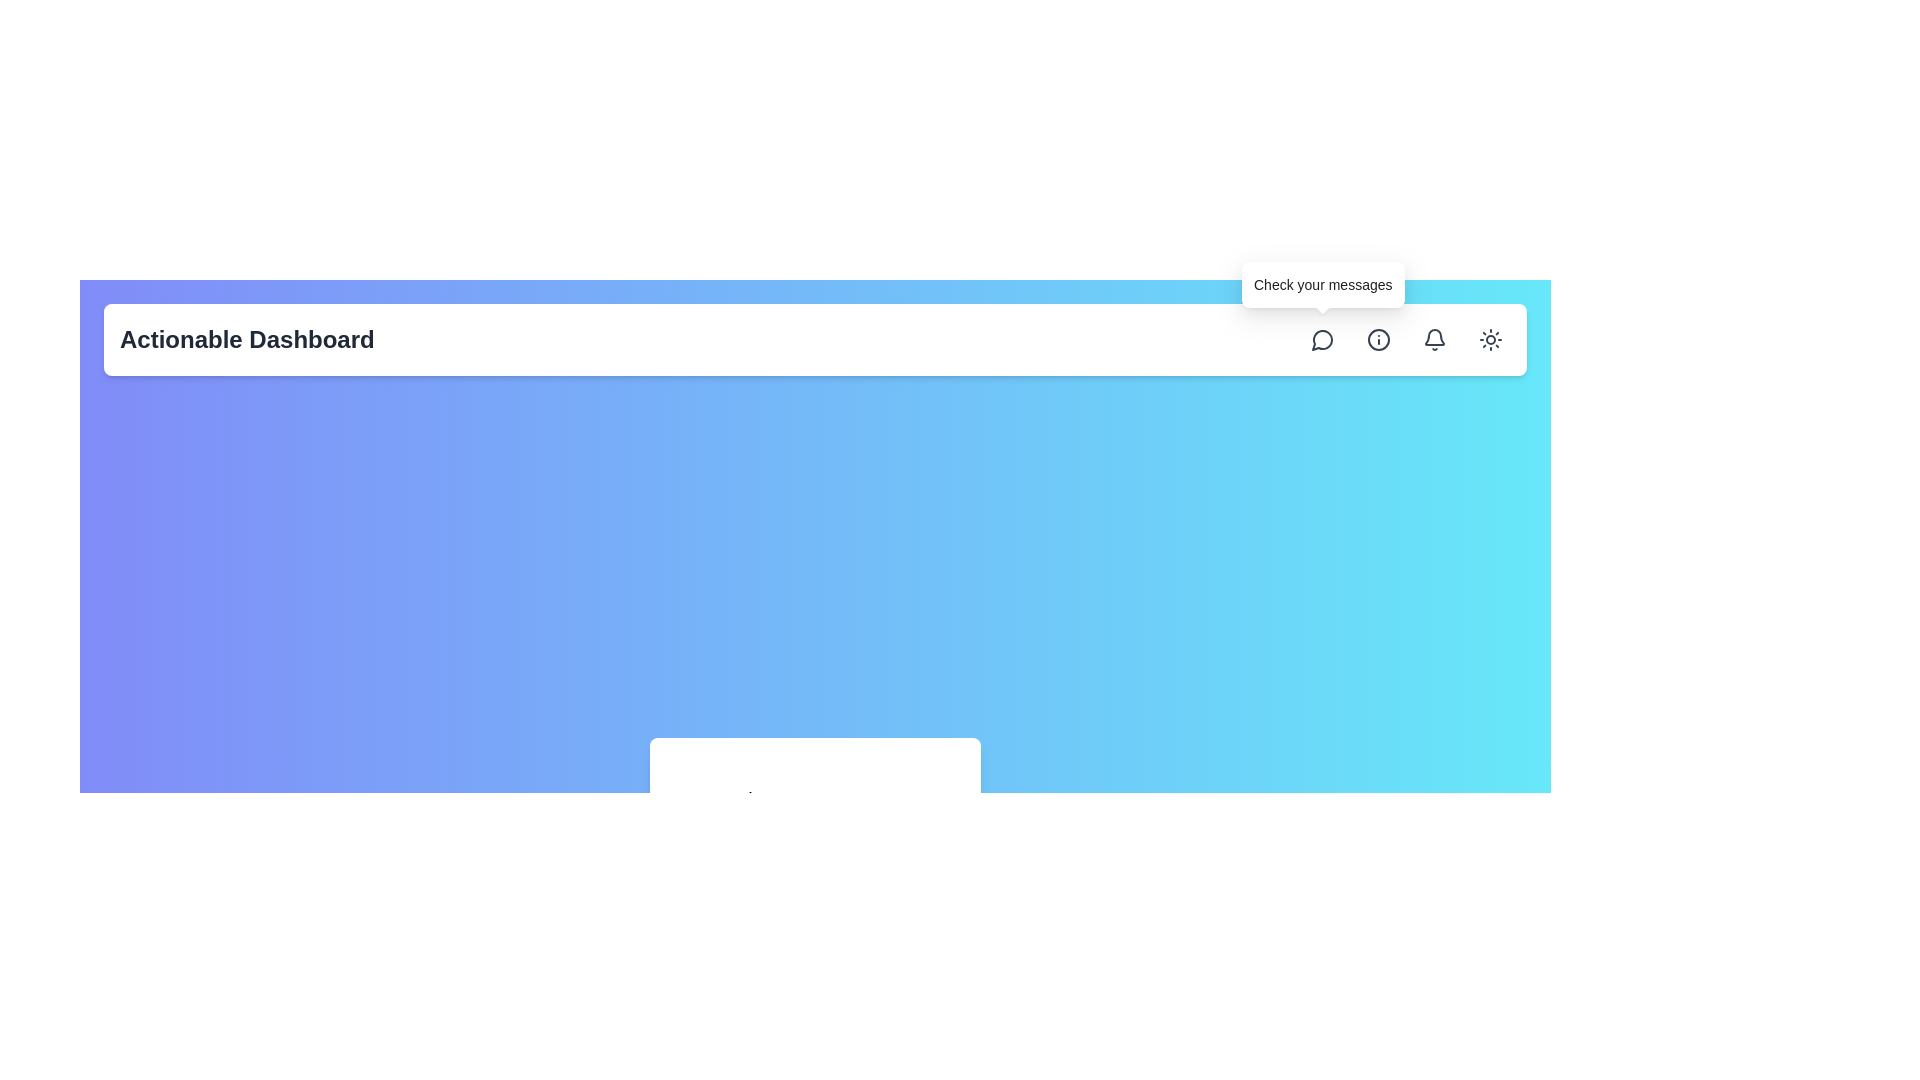 The width and height of the screenshot is (1920, 1080). I want to click on the lower part of the bell icon in the top-right corner of the header bar, so click(1434, 336).